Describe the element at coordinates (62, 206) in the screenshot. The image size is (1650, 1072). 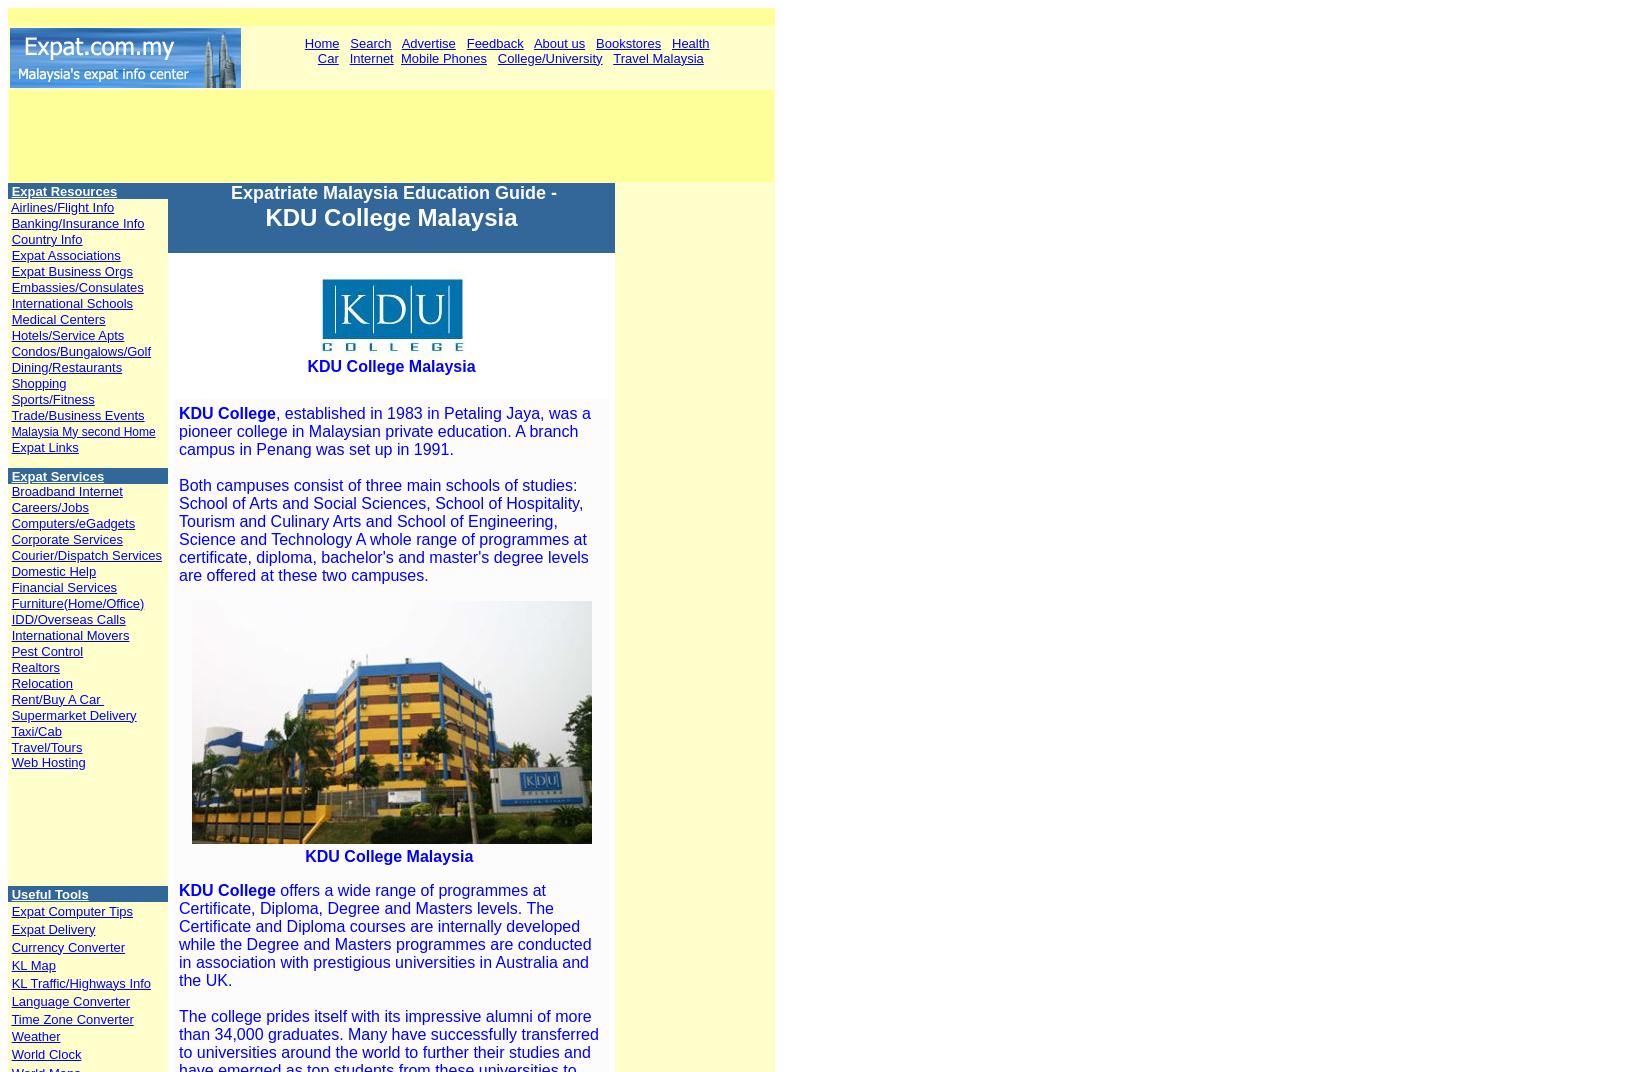
I see `'Airlines/Flight Info'` at that location.